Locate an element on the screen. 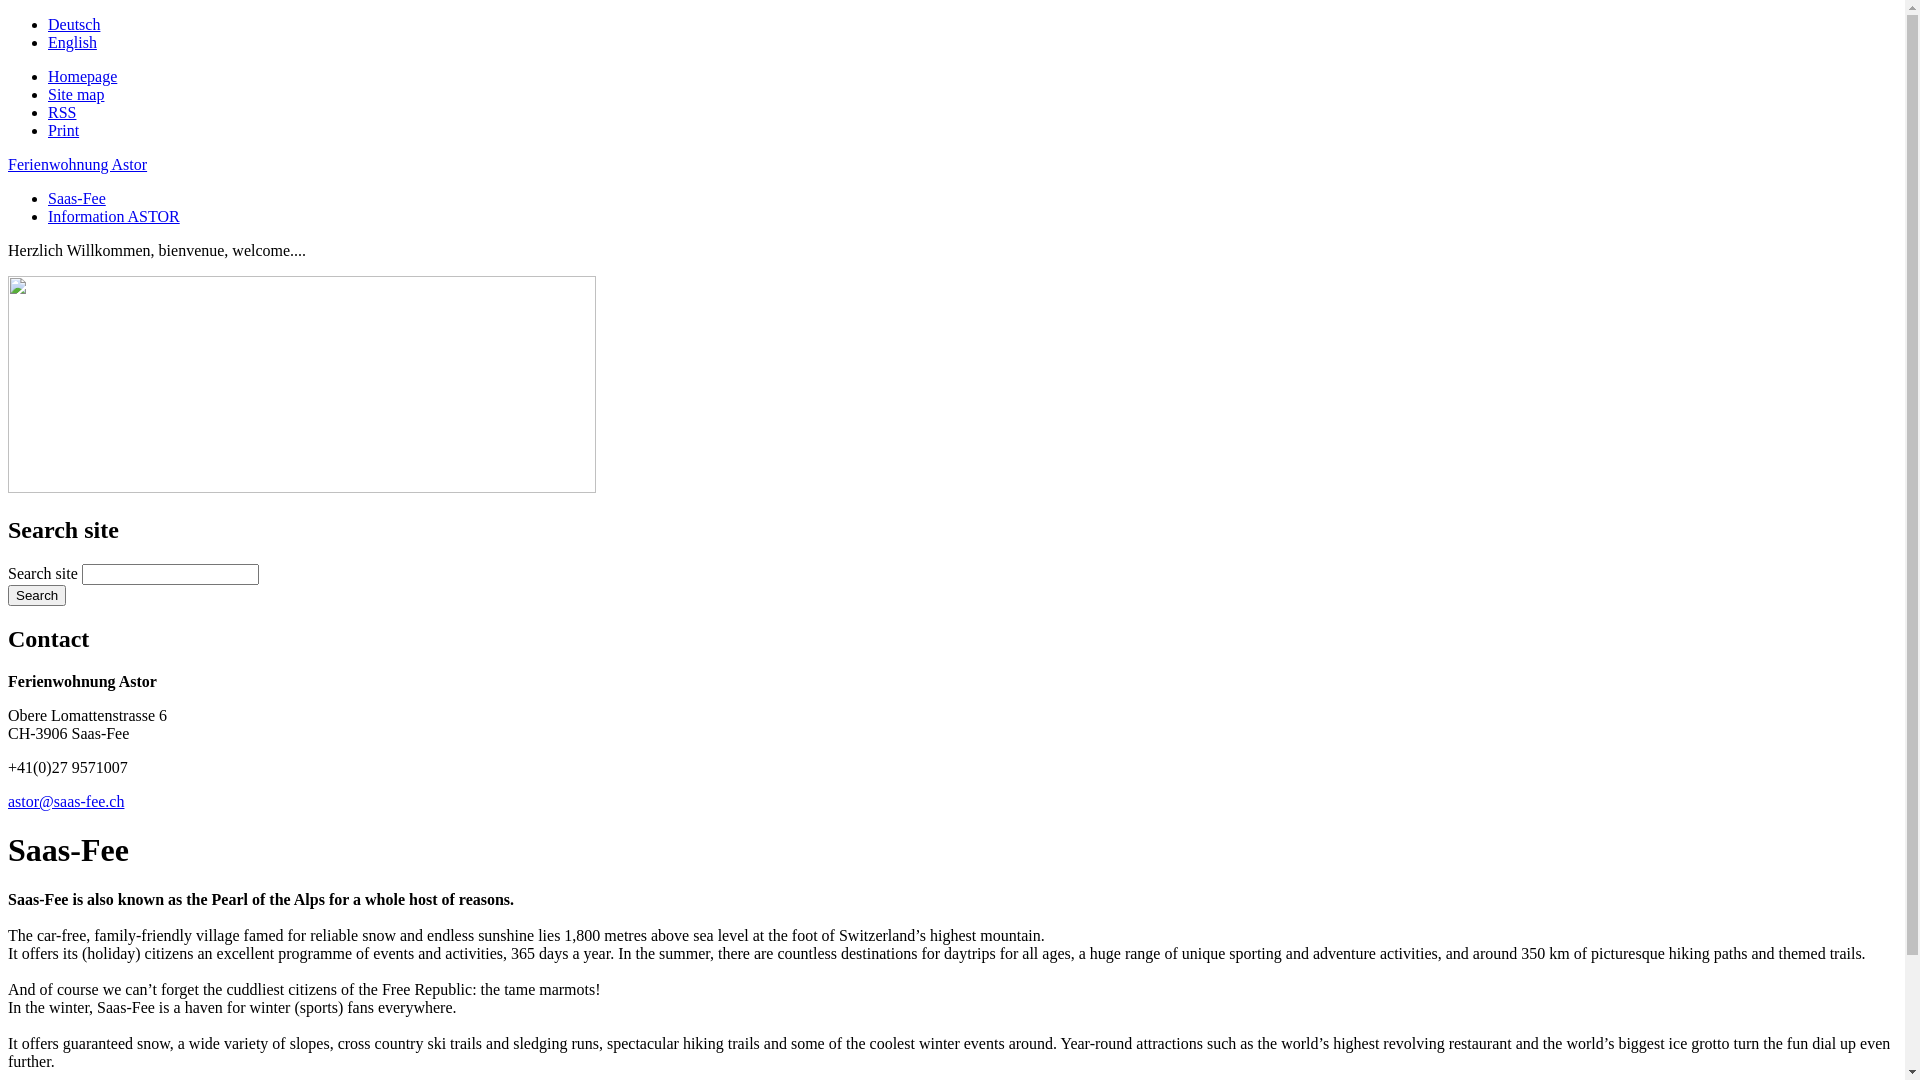 This screenshot has height=1080, width=1920. 'astor@saas-fee.ch' is located at coordinates (66, 800).